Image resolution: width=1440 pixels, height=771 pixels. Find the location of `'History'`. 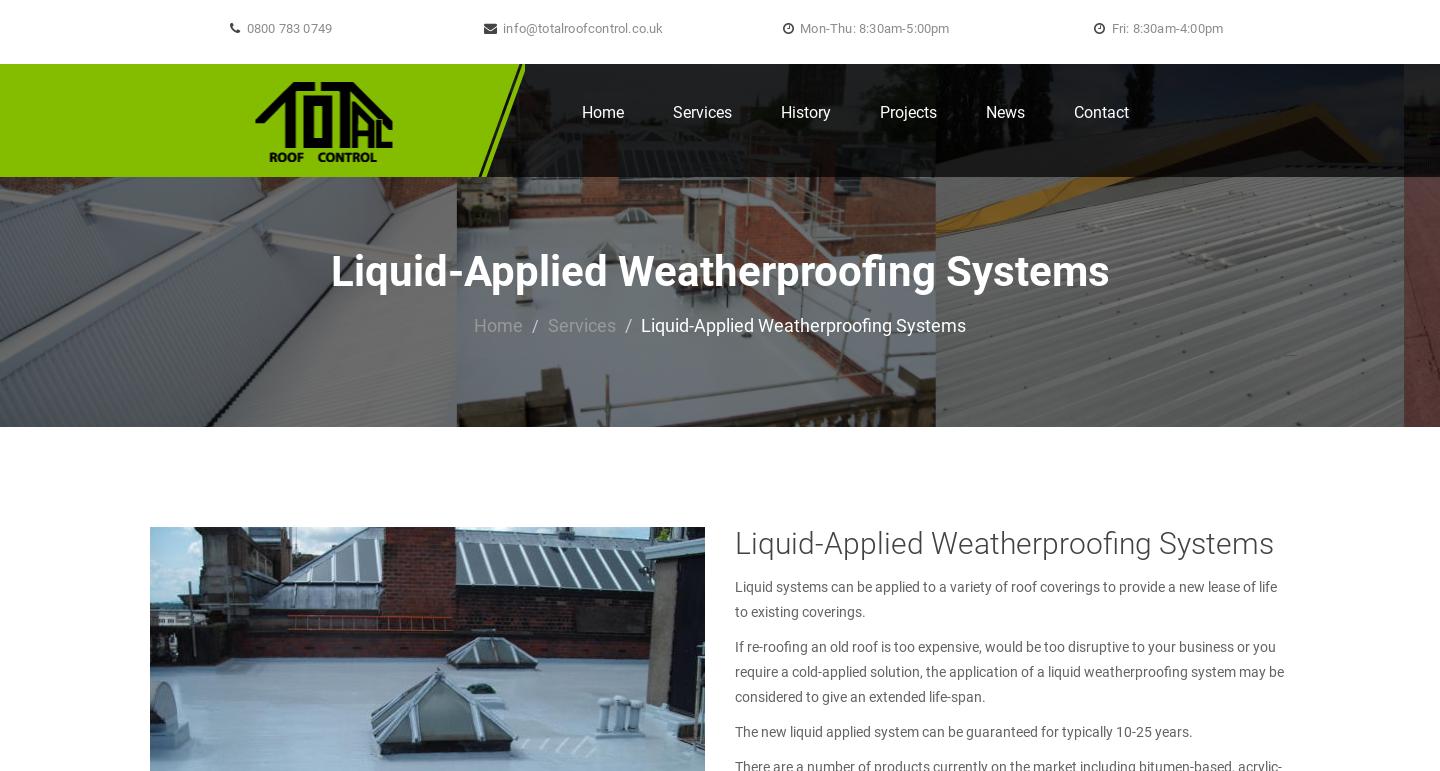

'History' is located at coordinates (781, 111).